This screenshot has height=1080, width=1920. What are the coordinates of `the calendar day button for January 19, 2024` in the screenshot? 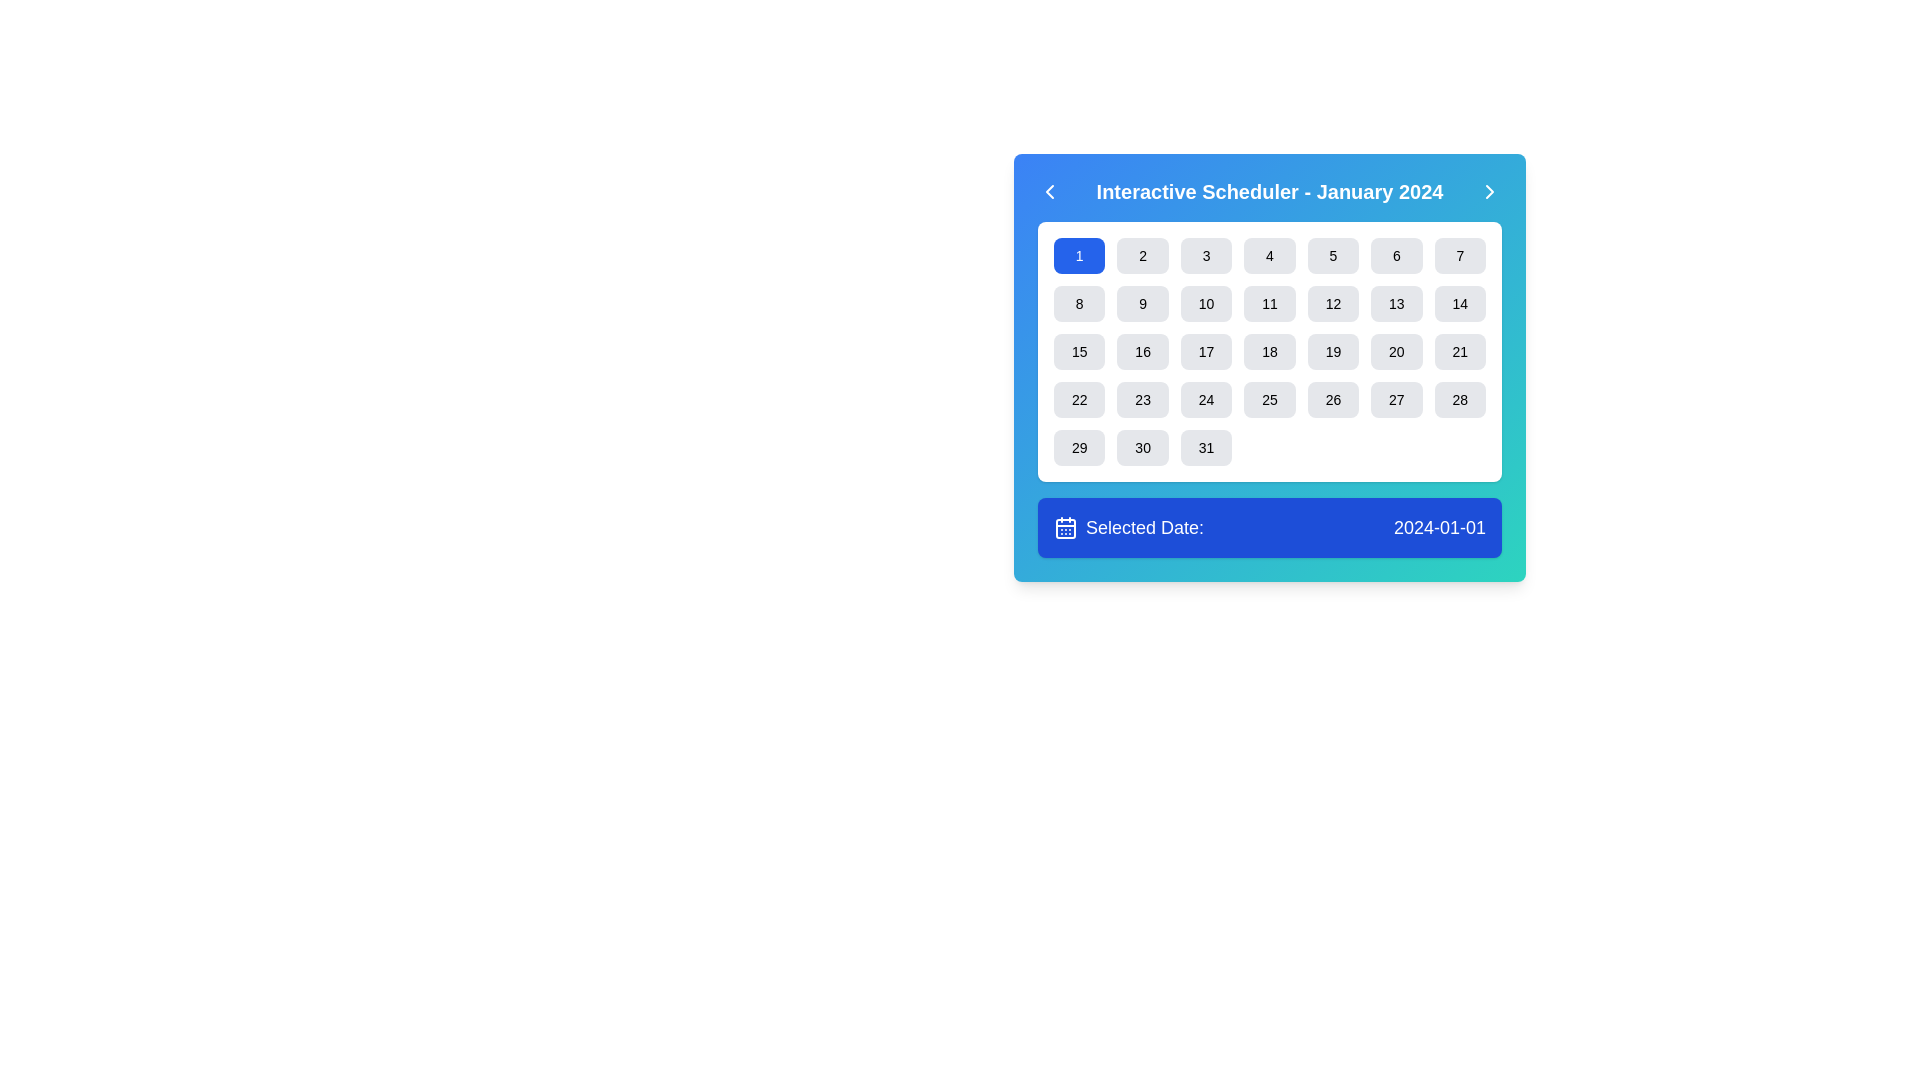 It's located at (1333, 350).